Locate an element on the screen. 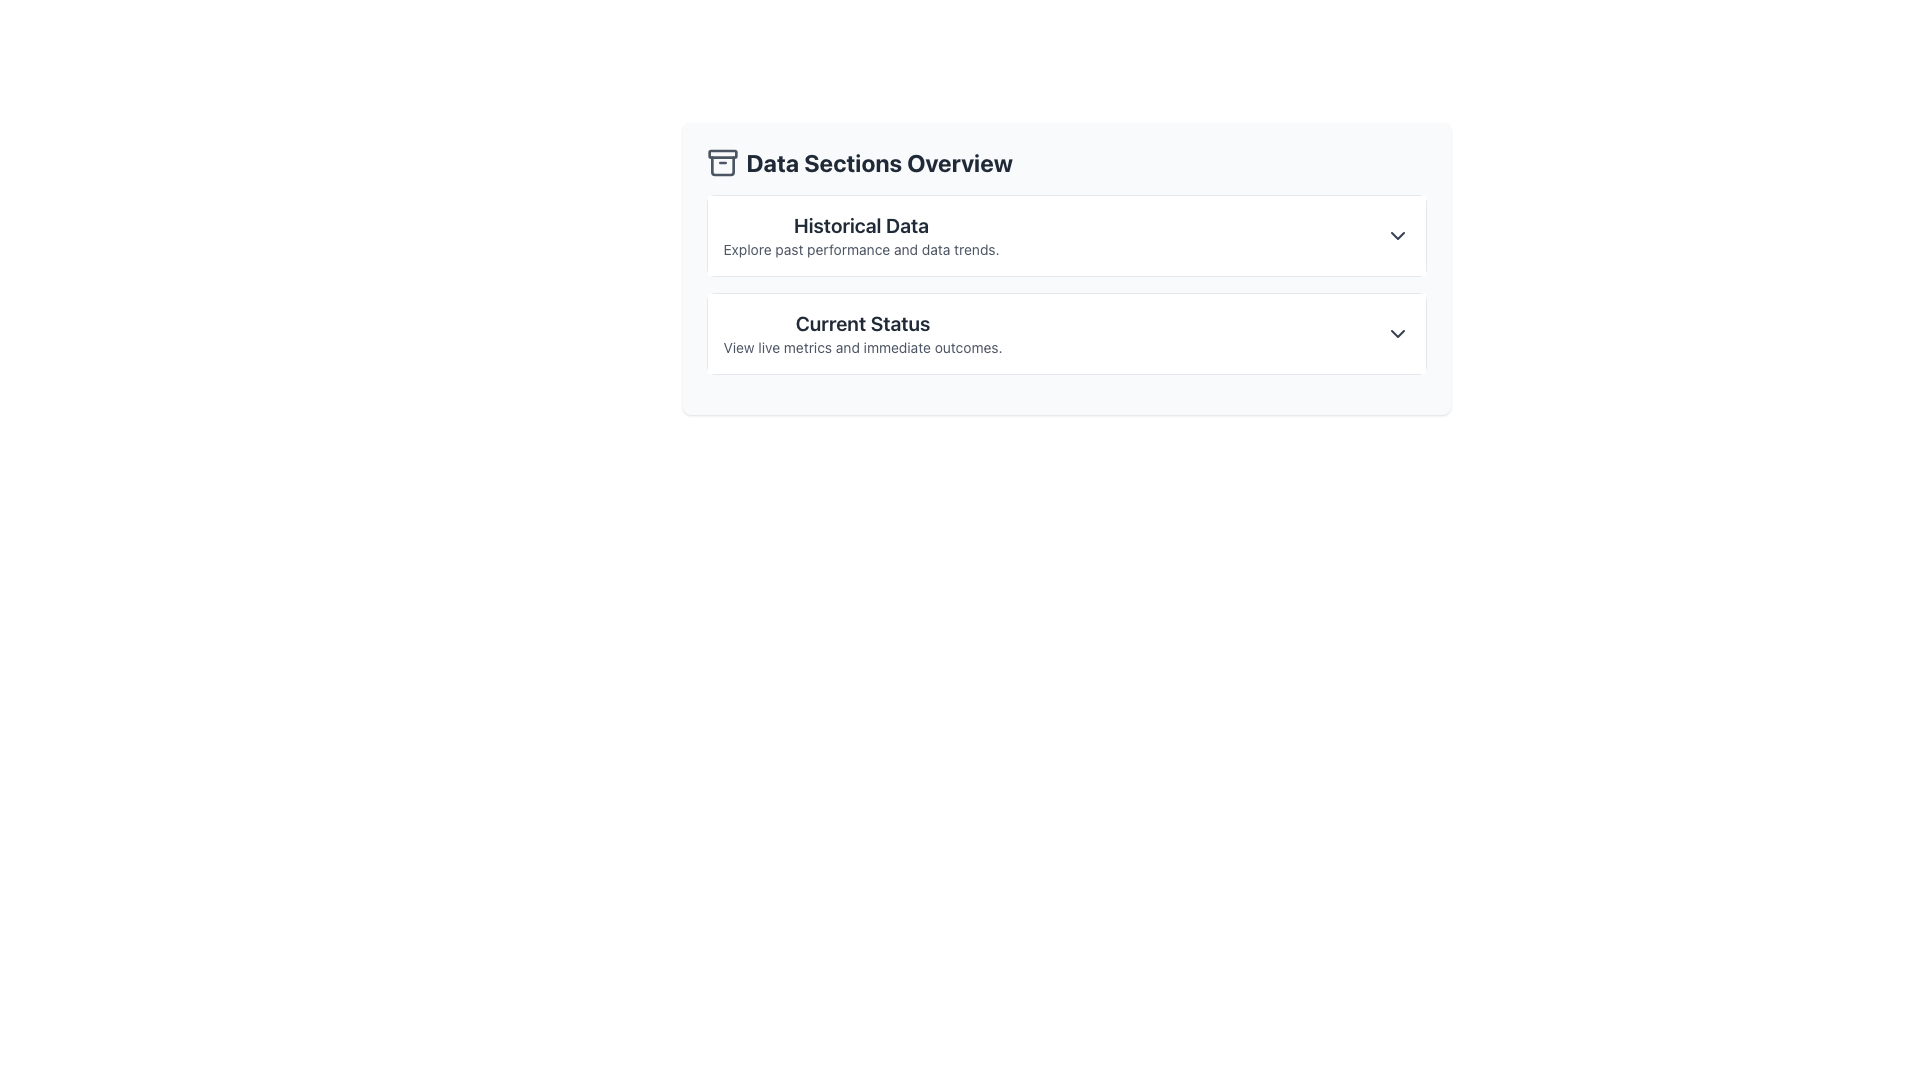 The height and width of the screenshot is (1080, 1920). the rectangular SVG shape with rounded corners located in the upper section of the archive box icon is located at coordinates (721, 153).